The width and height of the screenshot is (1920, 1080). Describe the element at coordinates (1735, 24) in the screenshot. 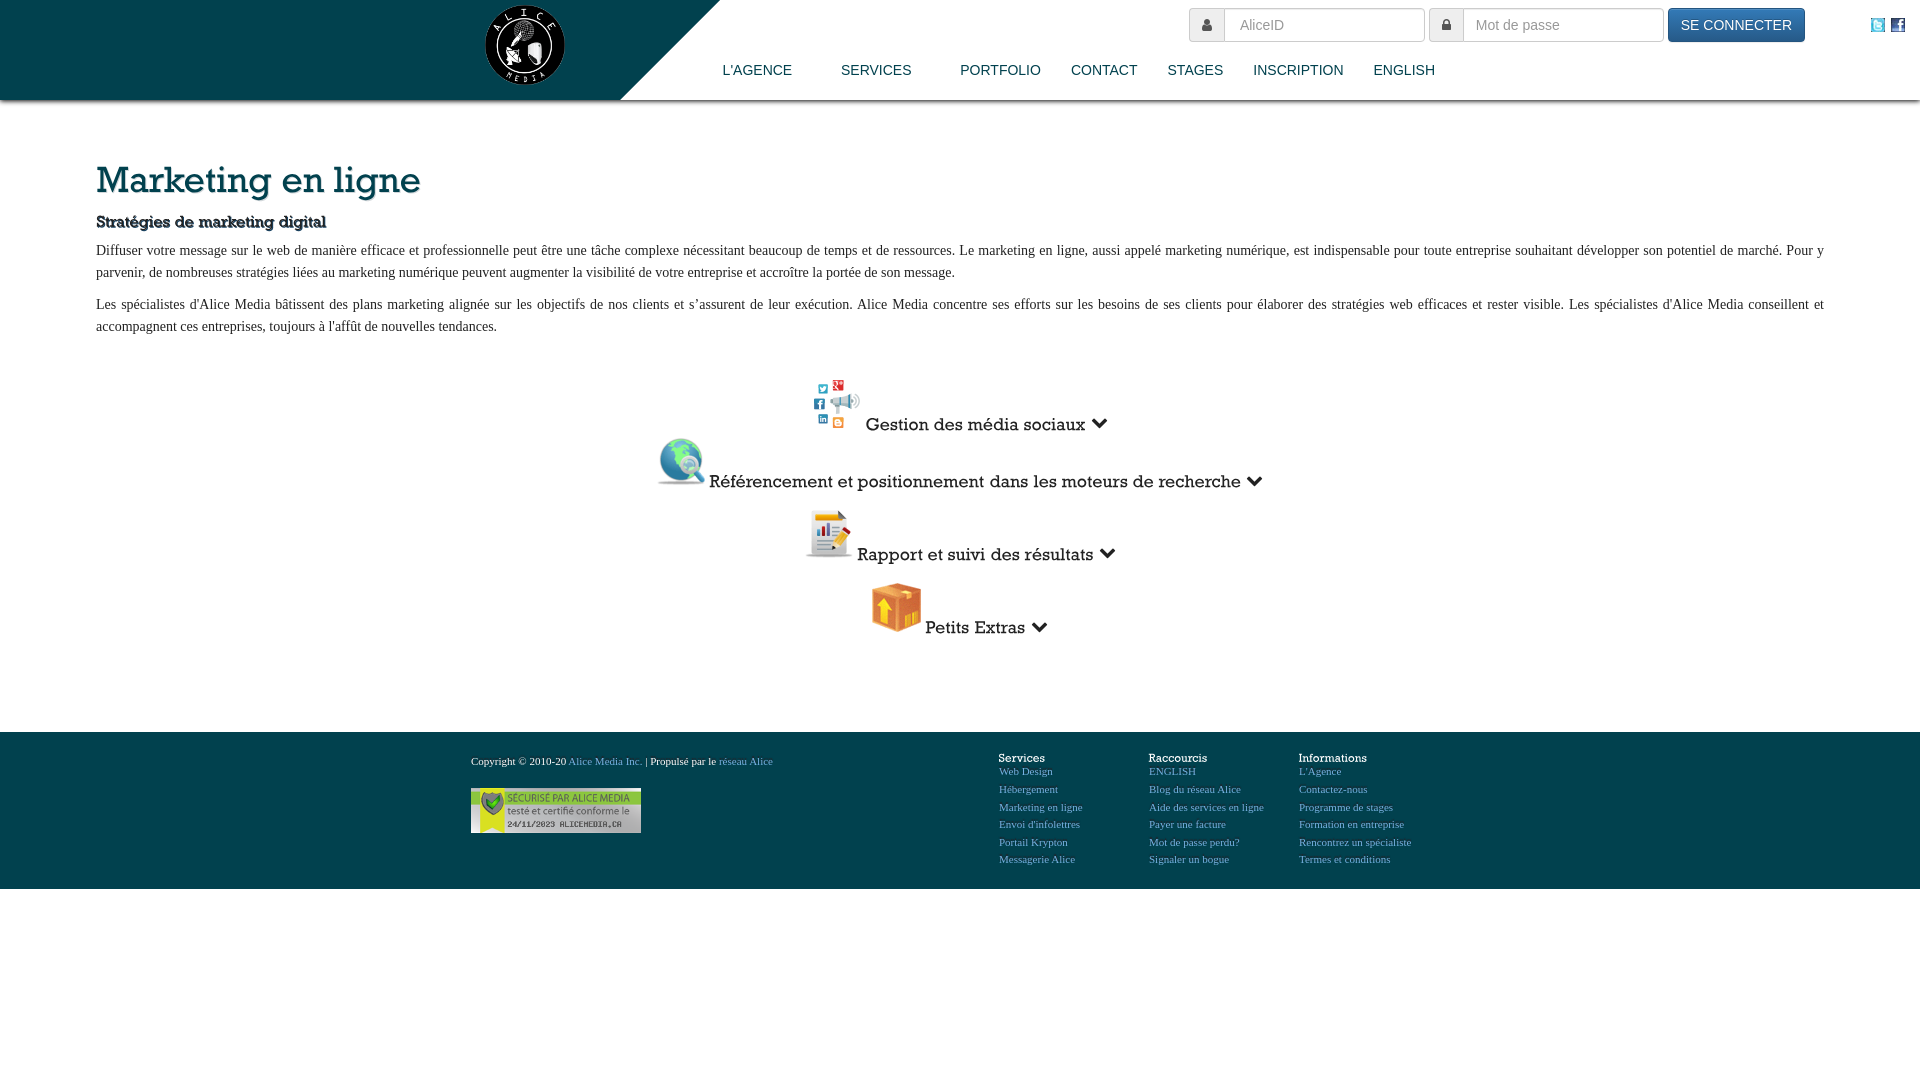

I see `'SE CONNECTER'` at that location.